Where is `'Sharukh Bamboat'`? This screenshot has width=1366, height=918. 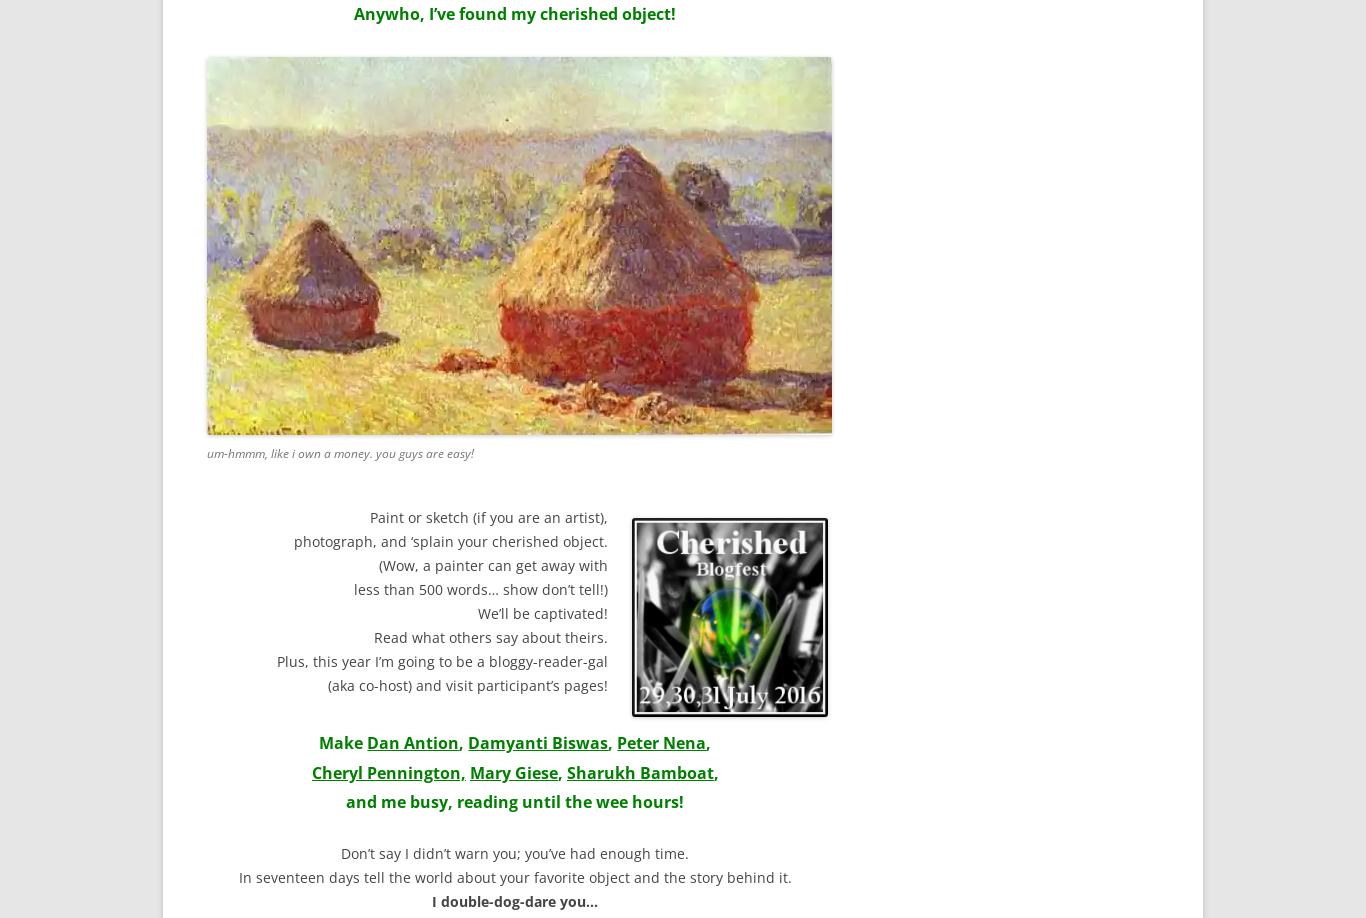 'Sharukh Bamboat' is located at coordinates (638, 772).